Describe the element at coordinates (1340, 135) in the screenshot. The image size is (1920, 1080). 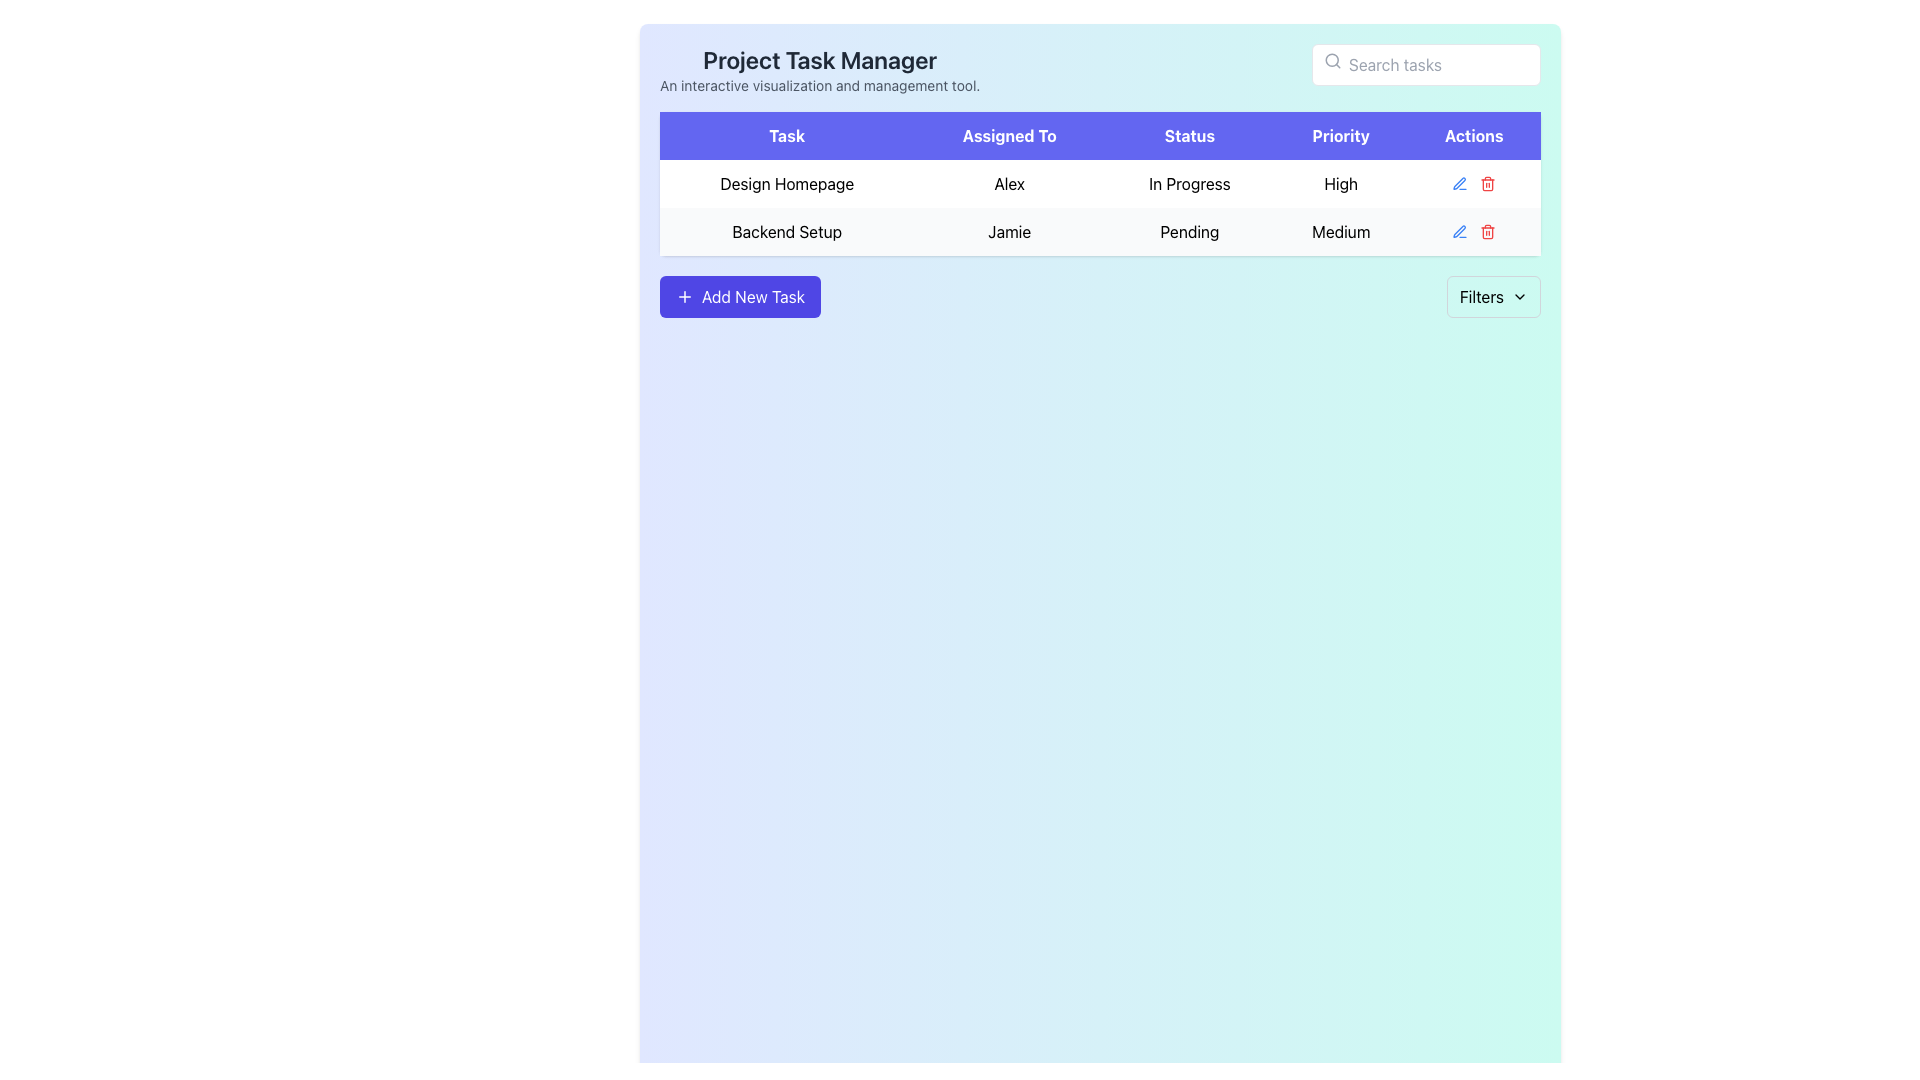
I see `the Table Column Header that indicates task priorities, located between the 'Status' and 'Actions' headers` at that location.